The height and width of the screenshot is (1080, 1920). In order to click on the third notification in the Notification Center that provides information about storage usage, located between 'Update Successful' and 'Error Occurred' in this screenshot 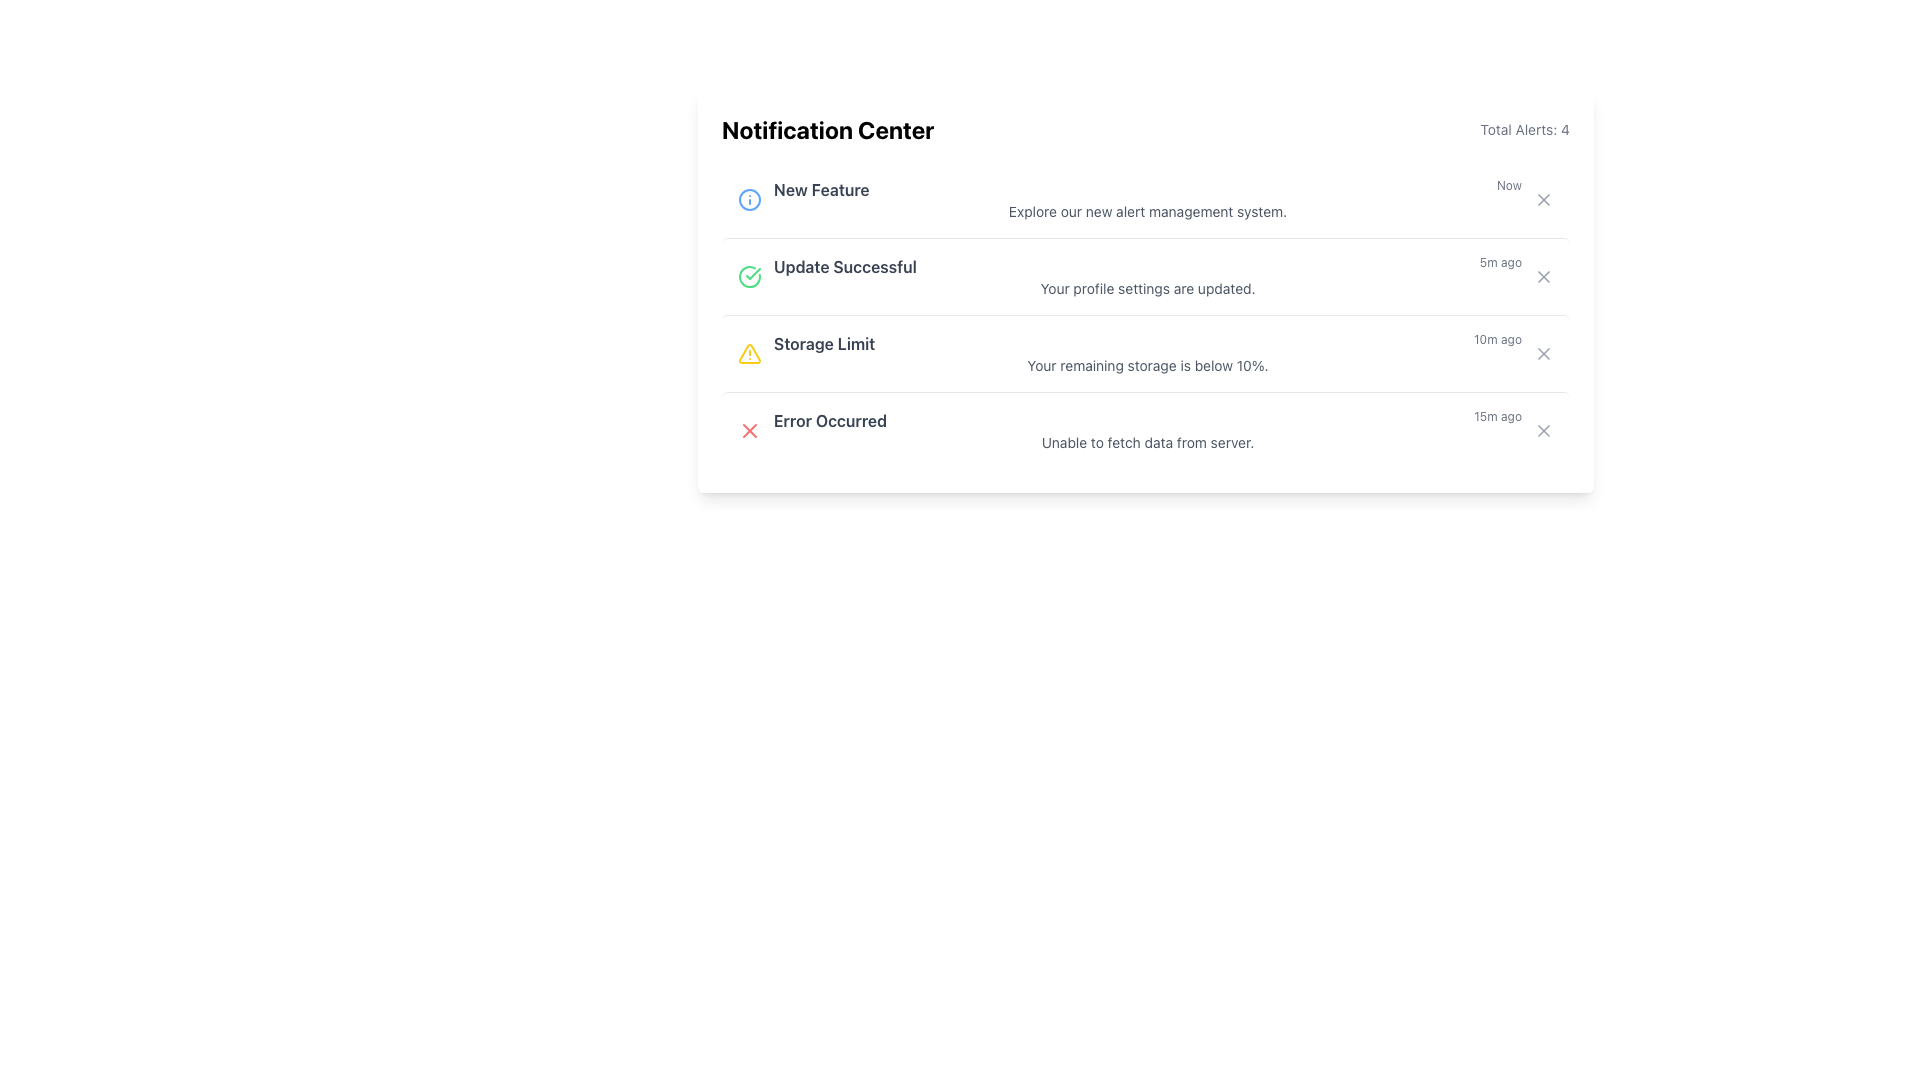, I will do `click(1147, 342)`.